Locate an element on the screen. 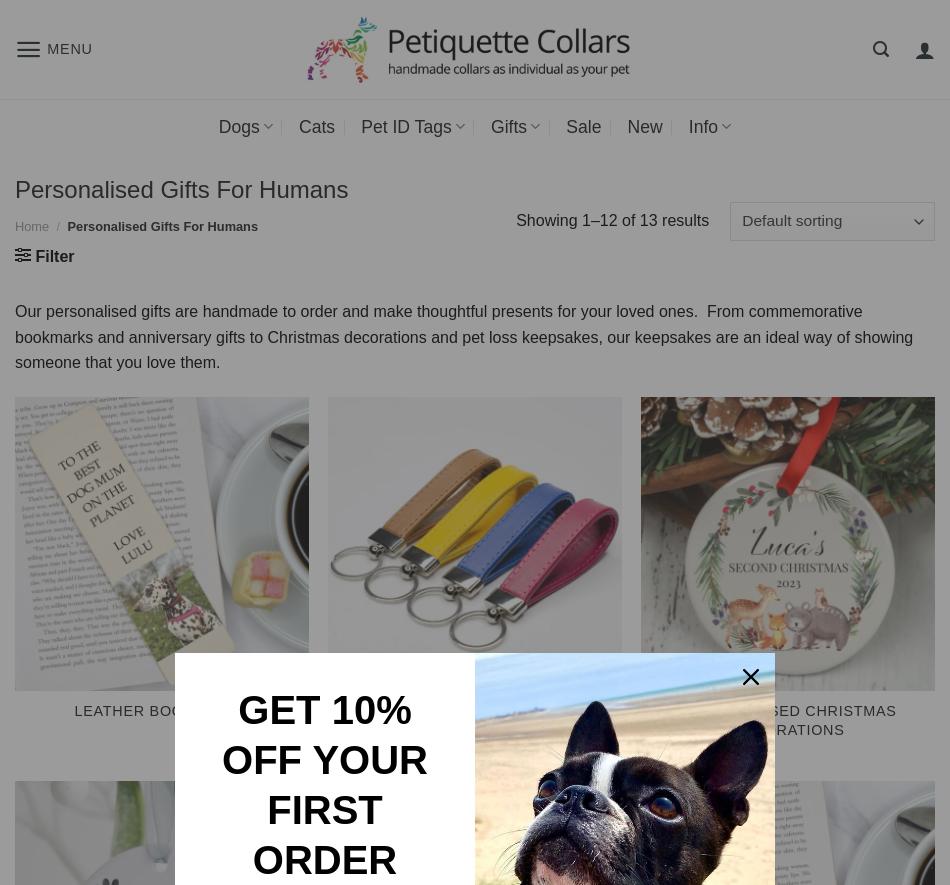  'Pet ID Tags' is located at coordinates (360, 125).